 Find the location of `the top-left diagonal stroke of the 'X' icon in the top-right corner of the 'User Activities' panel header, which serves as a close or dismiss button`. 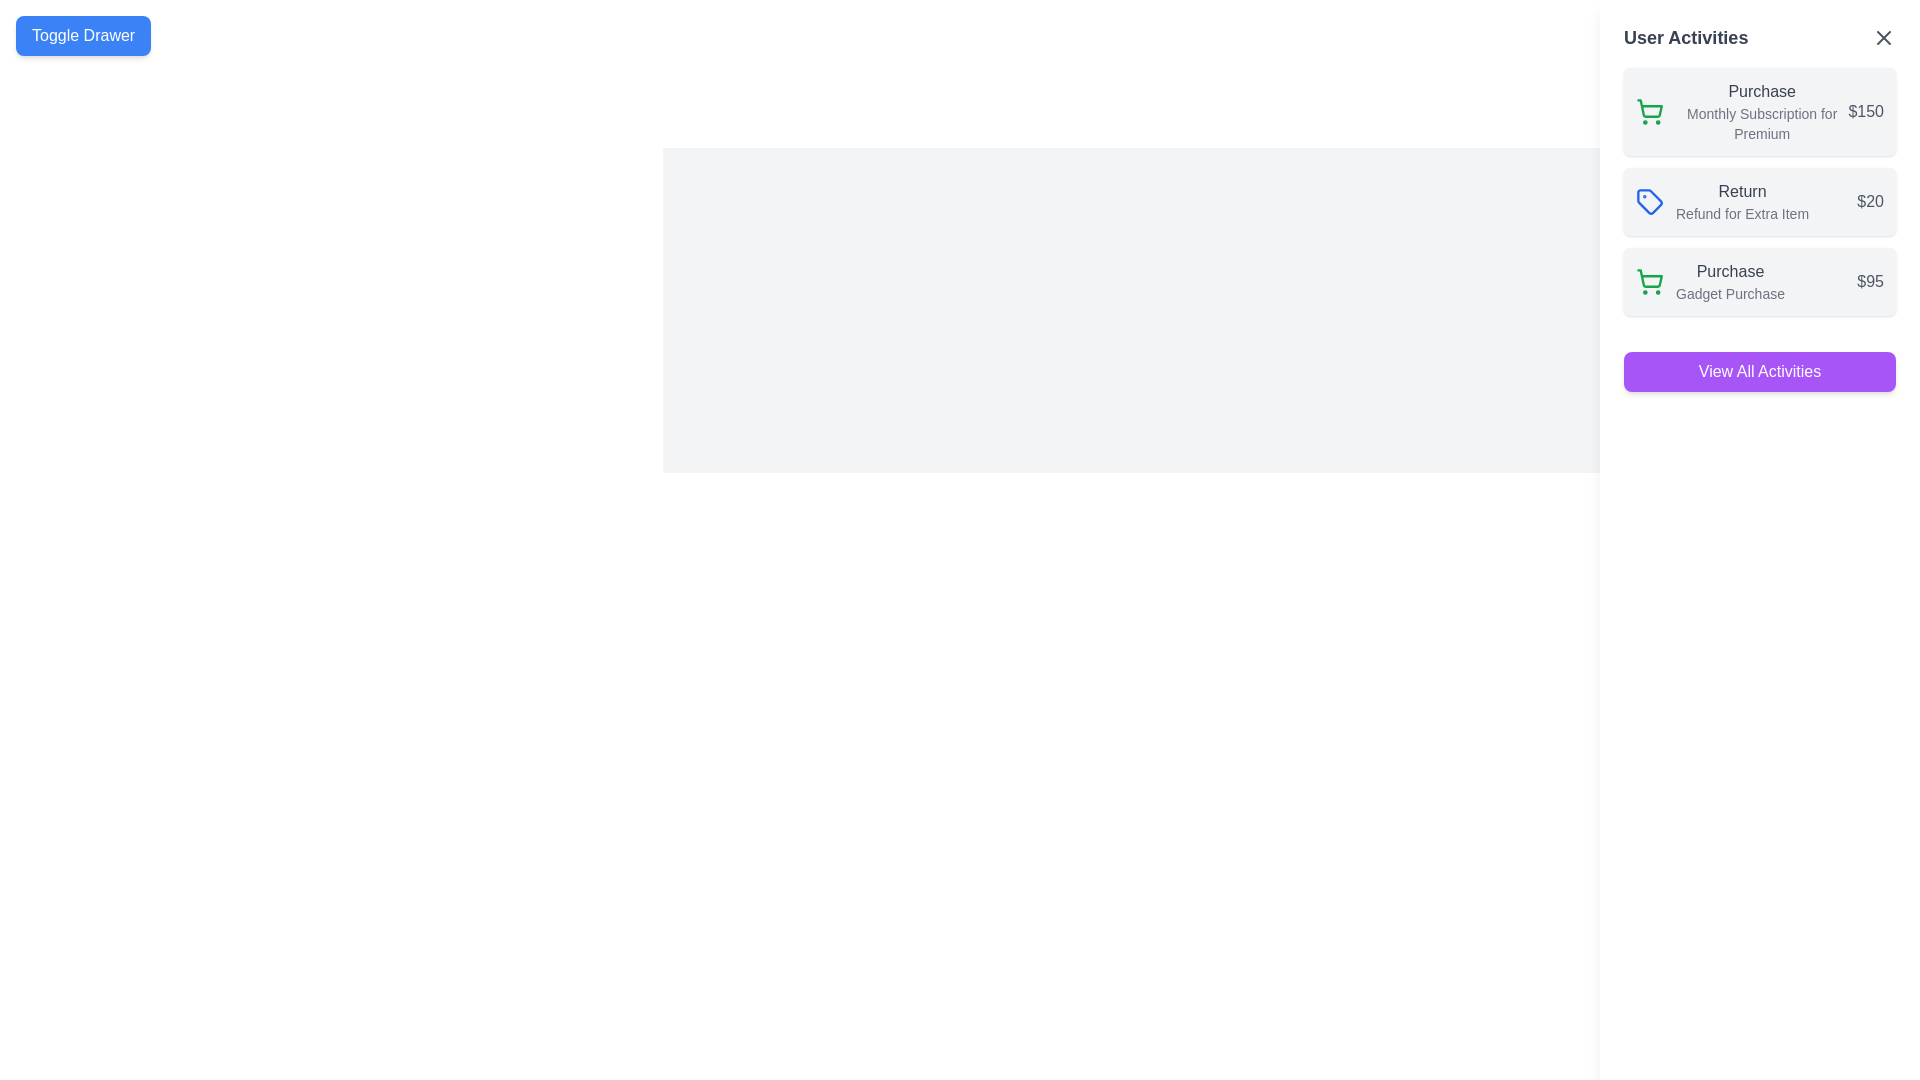

the top-left diagonal stroke of the 'X' icon in the top-right corner of the 'User Activities' panel header, which serves as a close or dismiss button is located at coordinates (1882, 38).